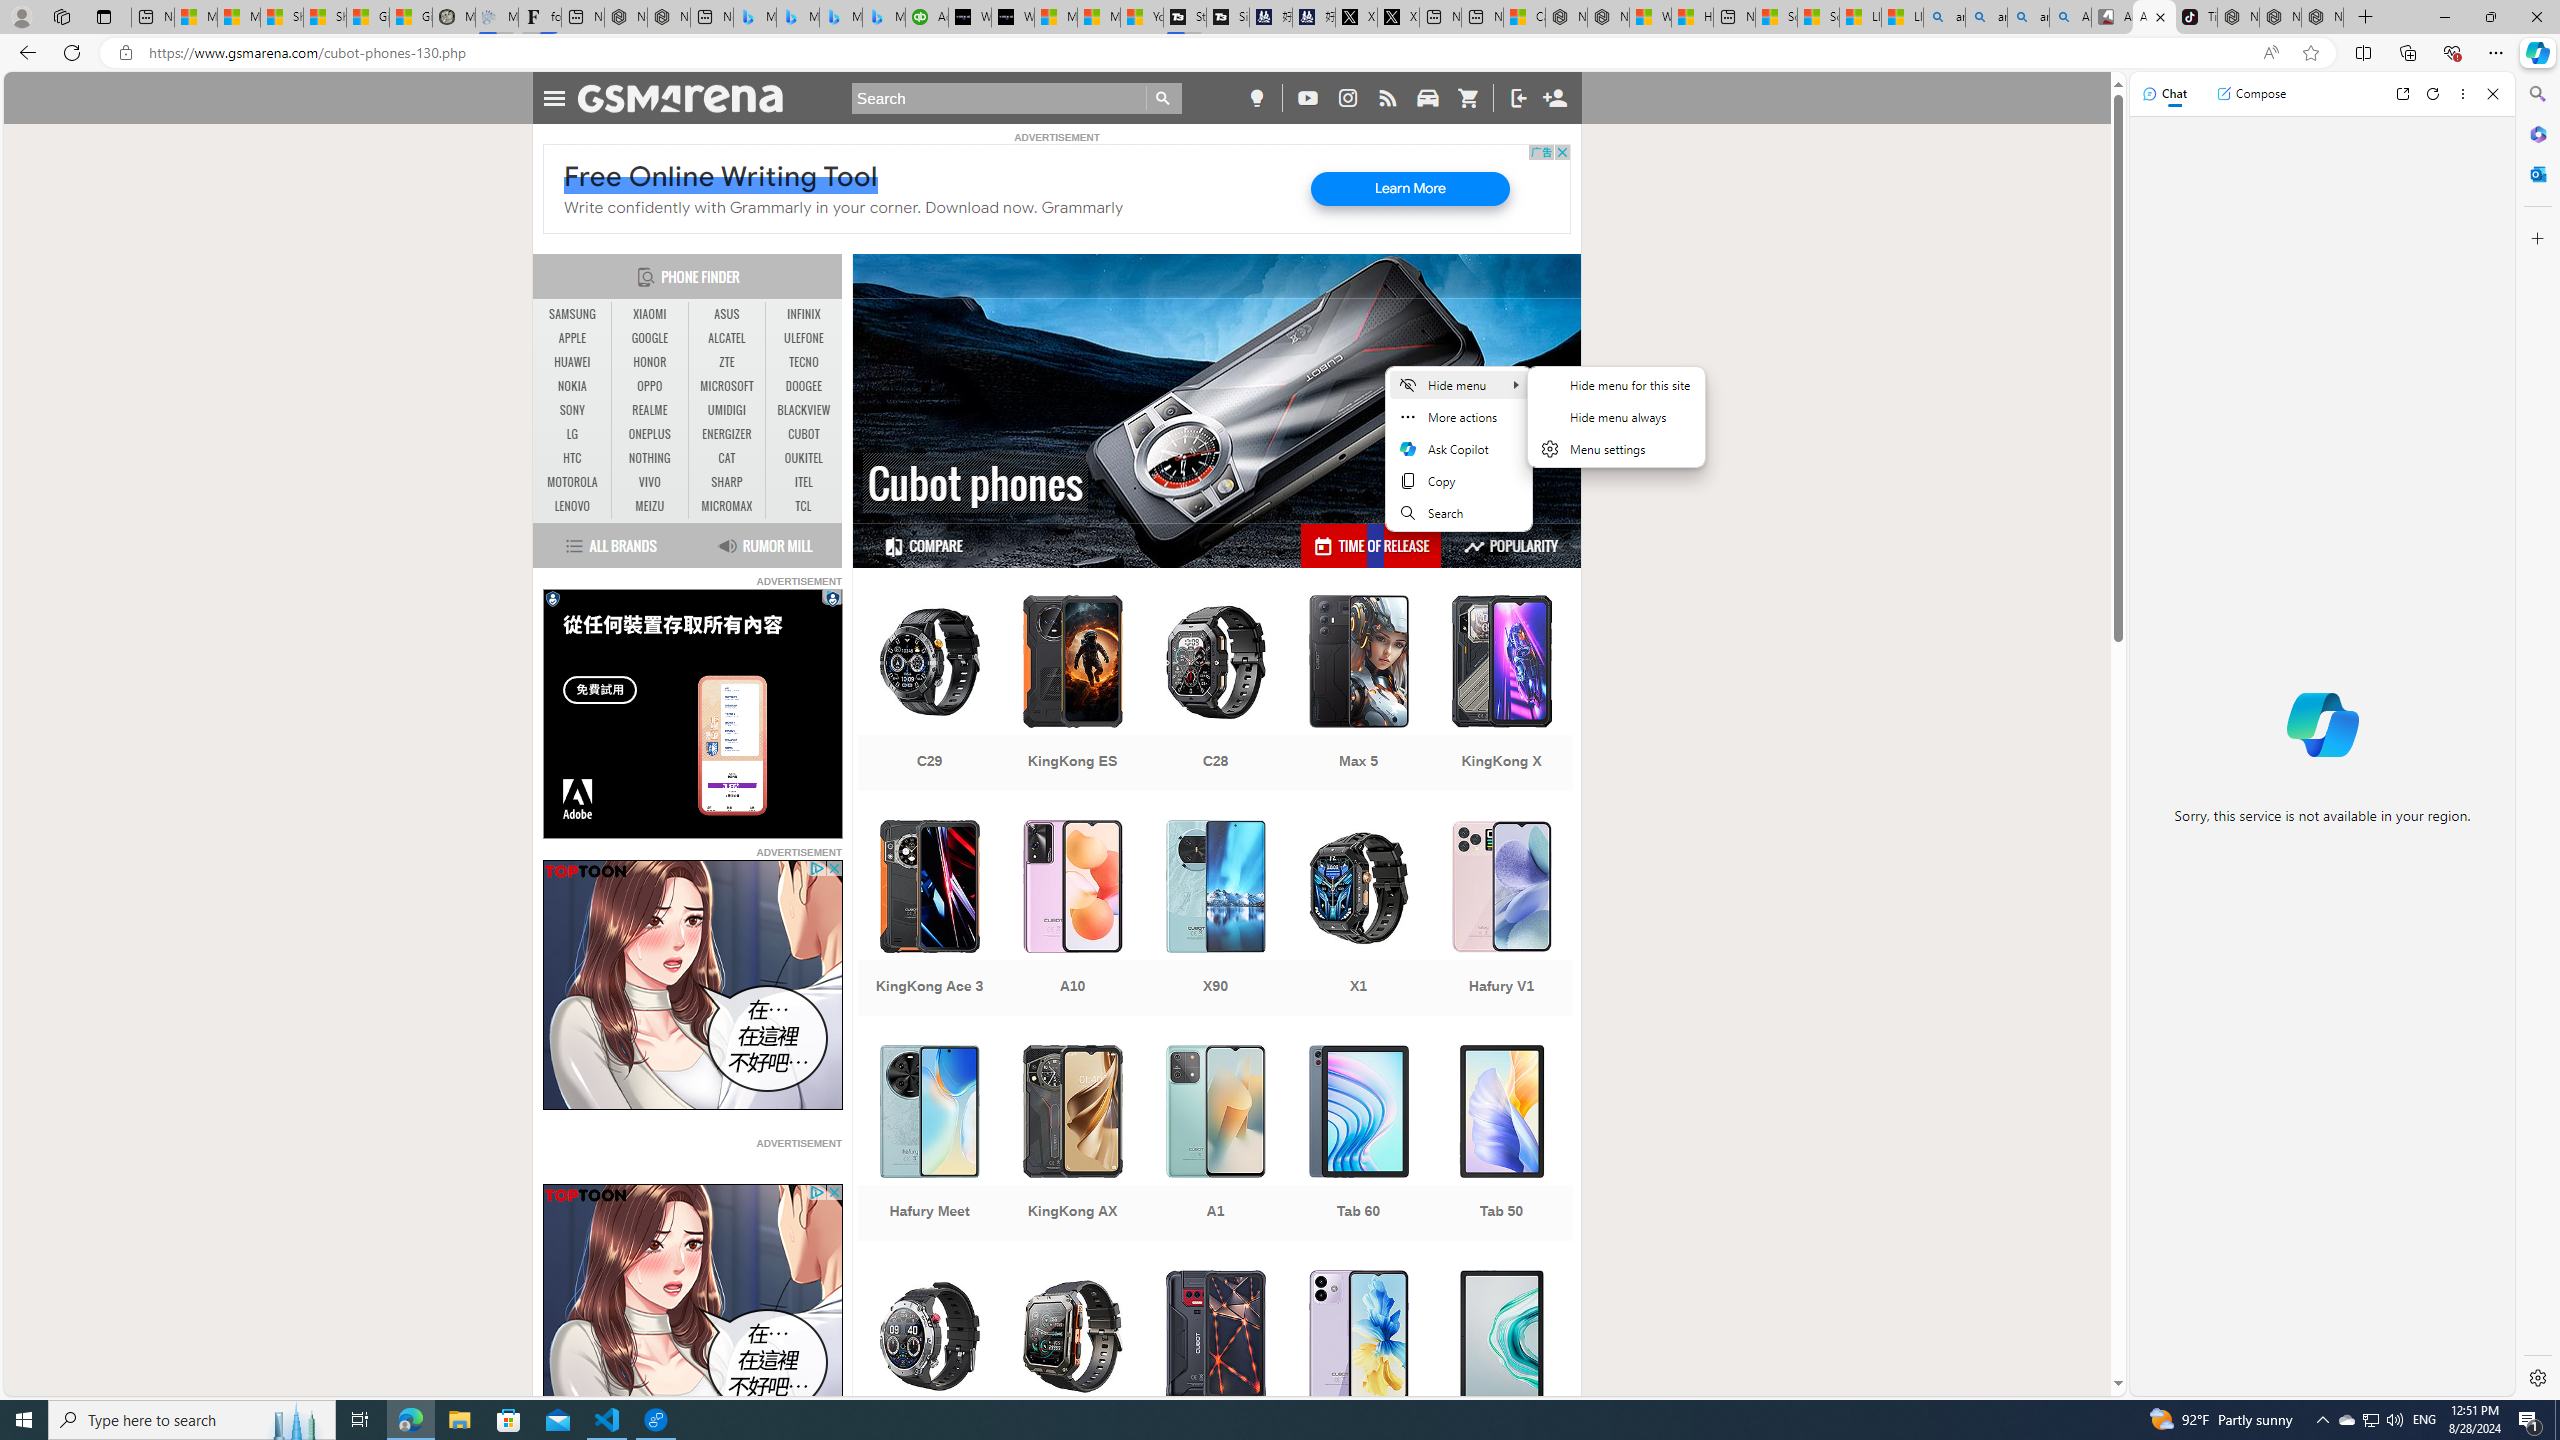 This screenshot has width=2560, height=1440. I want to click on 'TCL', so click(803, 505).